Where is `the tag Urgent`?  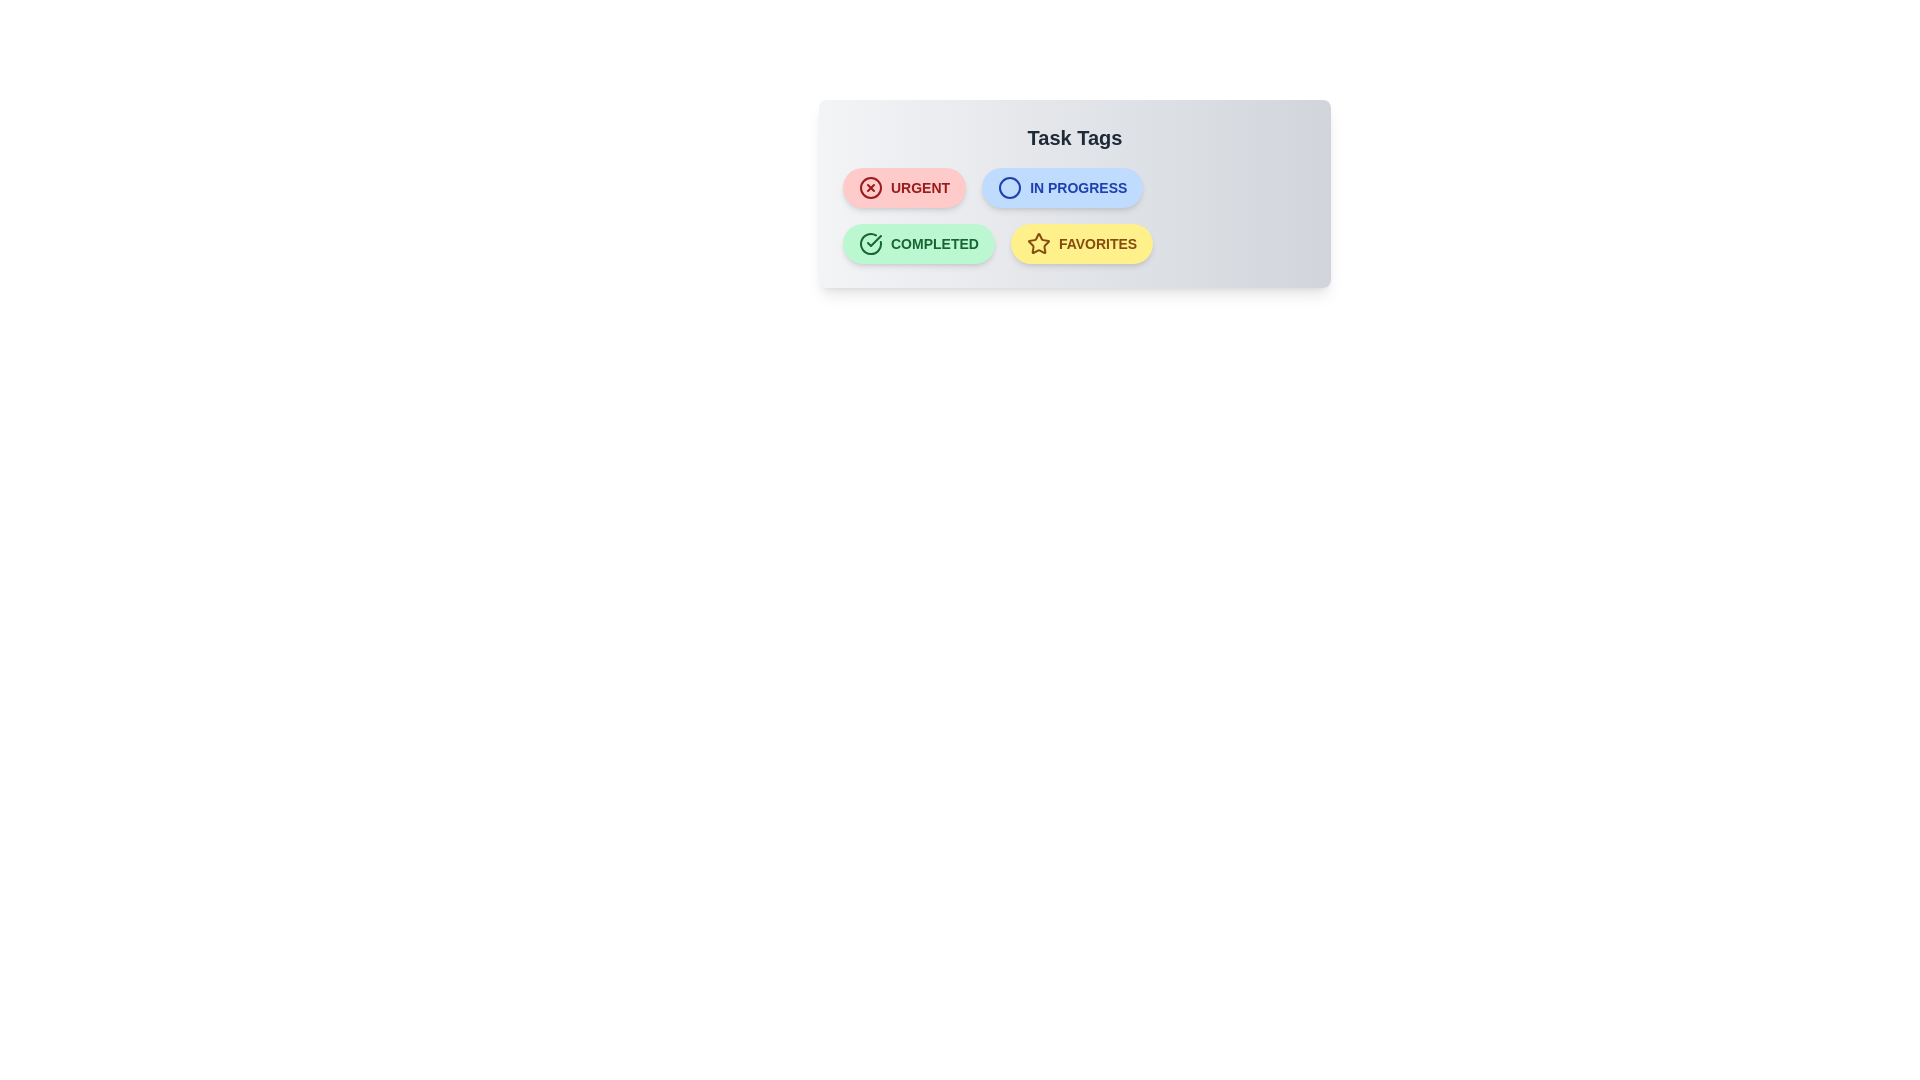 the tag Urgent is located at coordinates (902, 188).